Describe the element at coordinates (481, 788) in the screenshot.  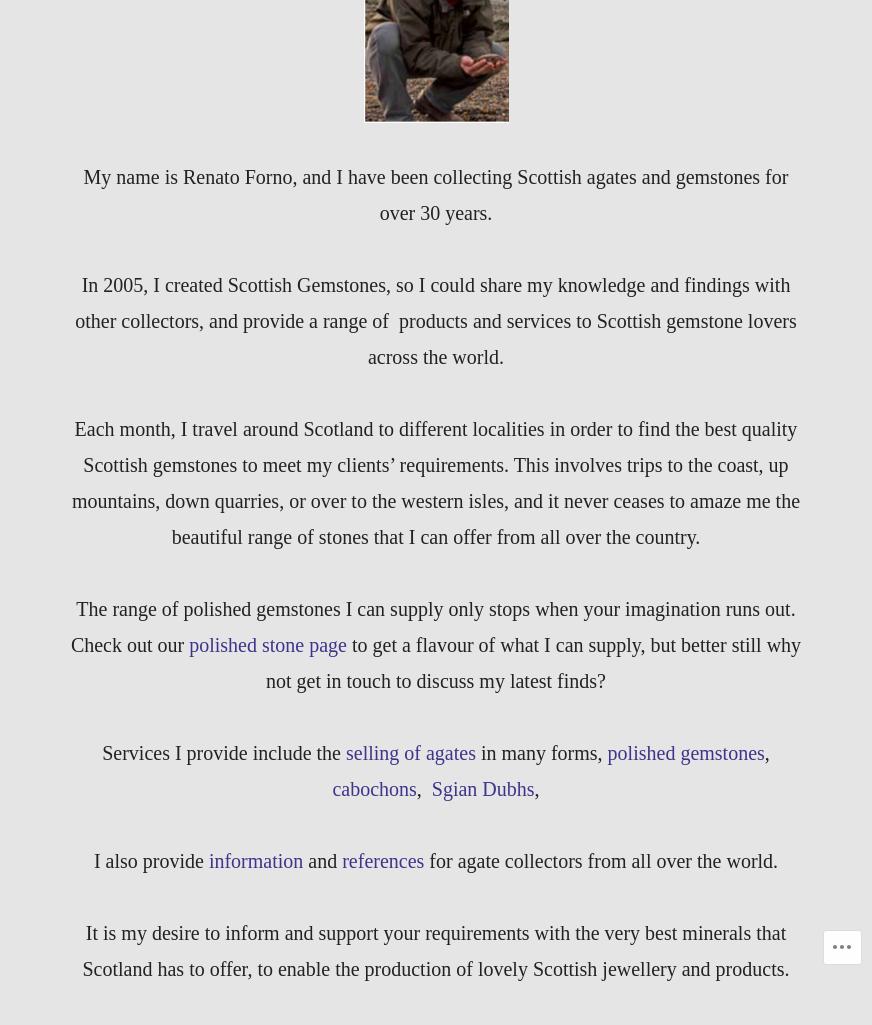
I see `'Sgian Dubhs'` at that location.